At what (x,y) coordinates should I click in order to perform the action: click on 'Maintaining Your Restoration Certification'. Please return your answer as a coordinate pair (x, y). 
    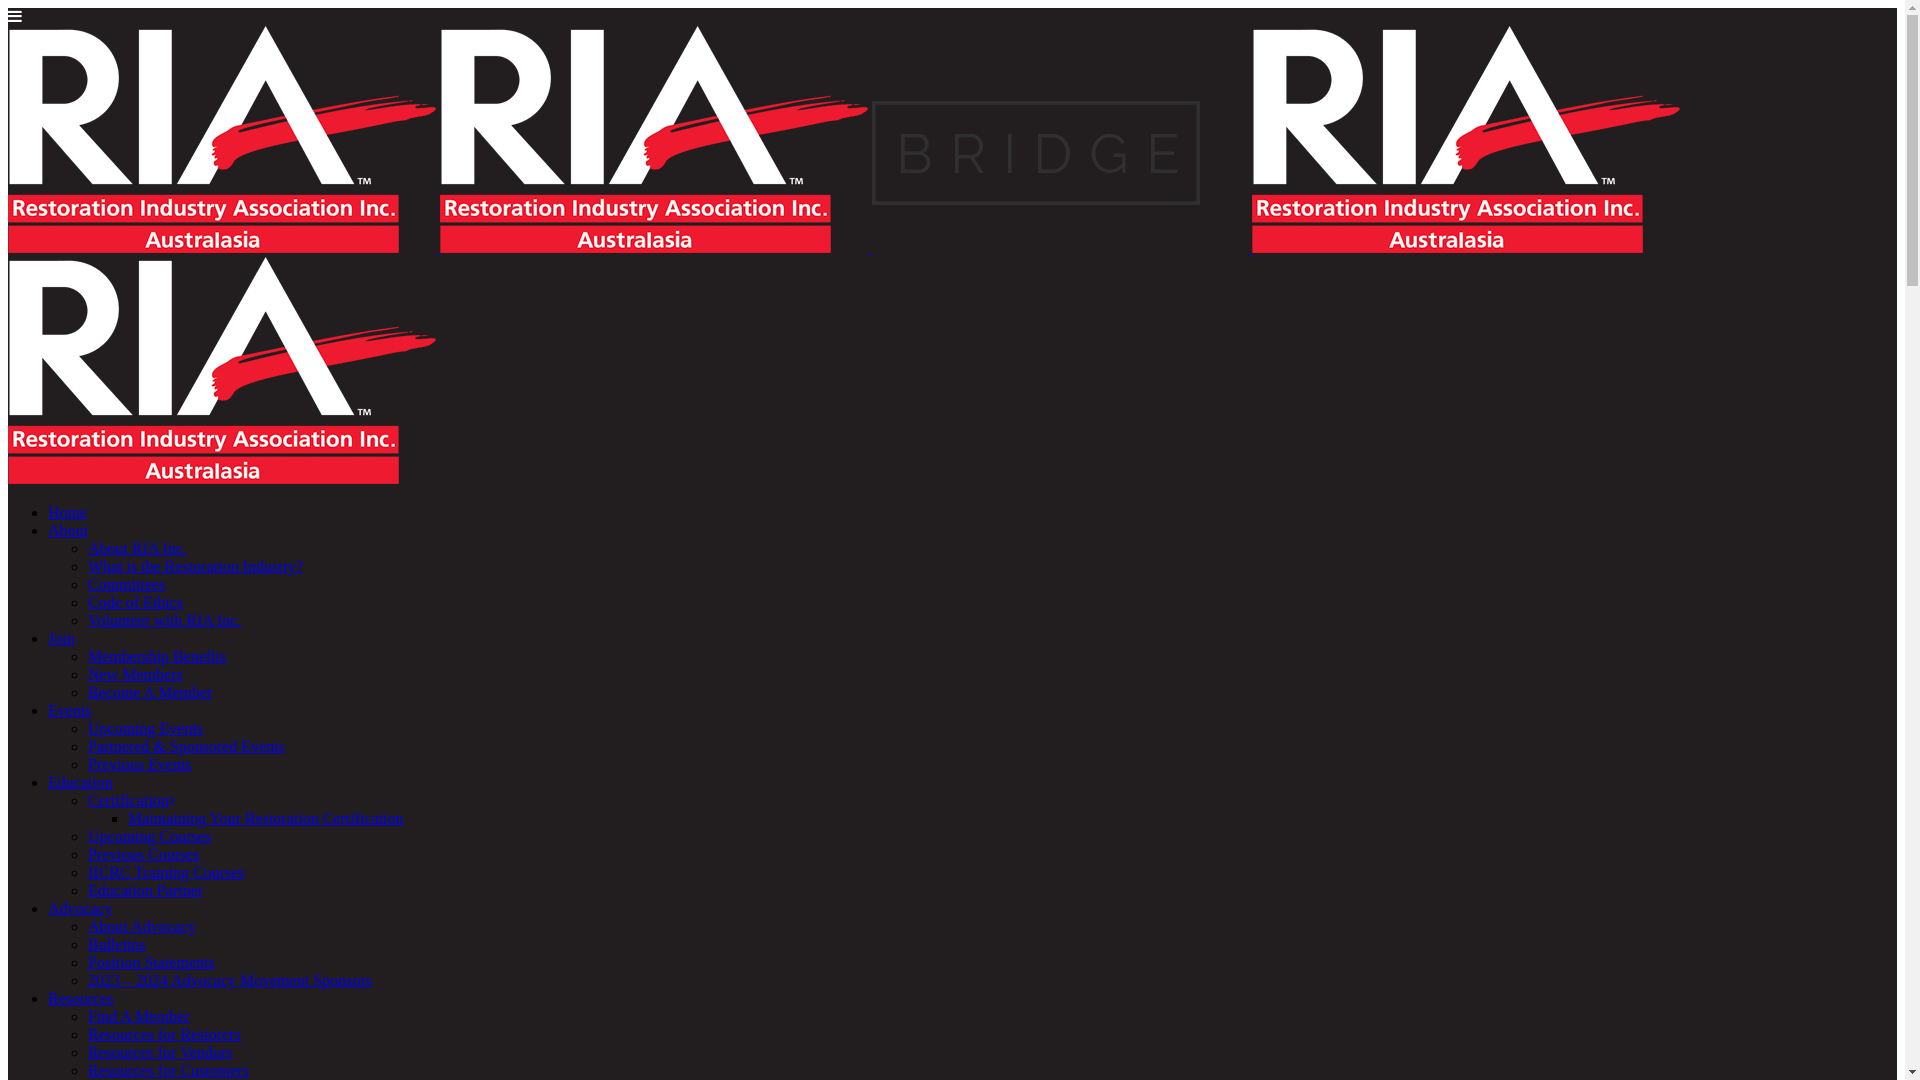
    Looking at the image, I should click on (264, 818).